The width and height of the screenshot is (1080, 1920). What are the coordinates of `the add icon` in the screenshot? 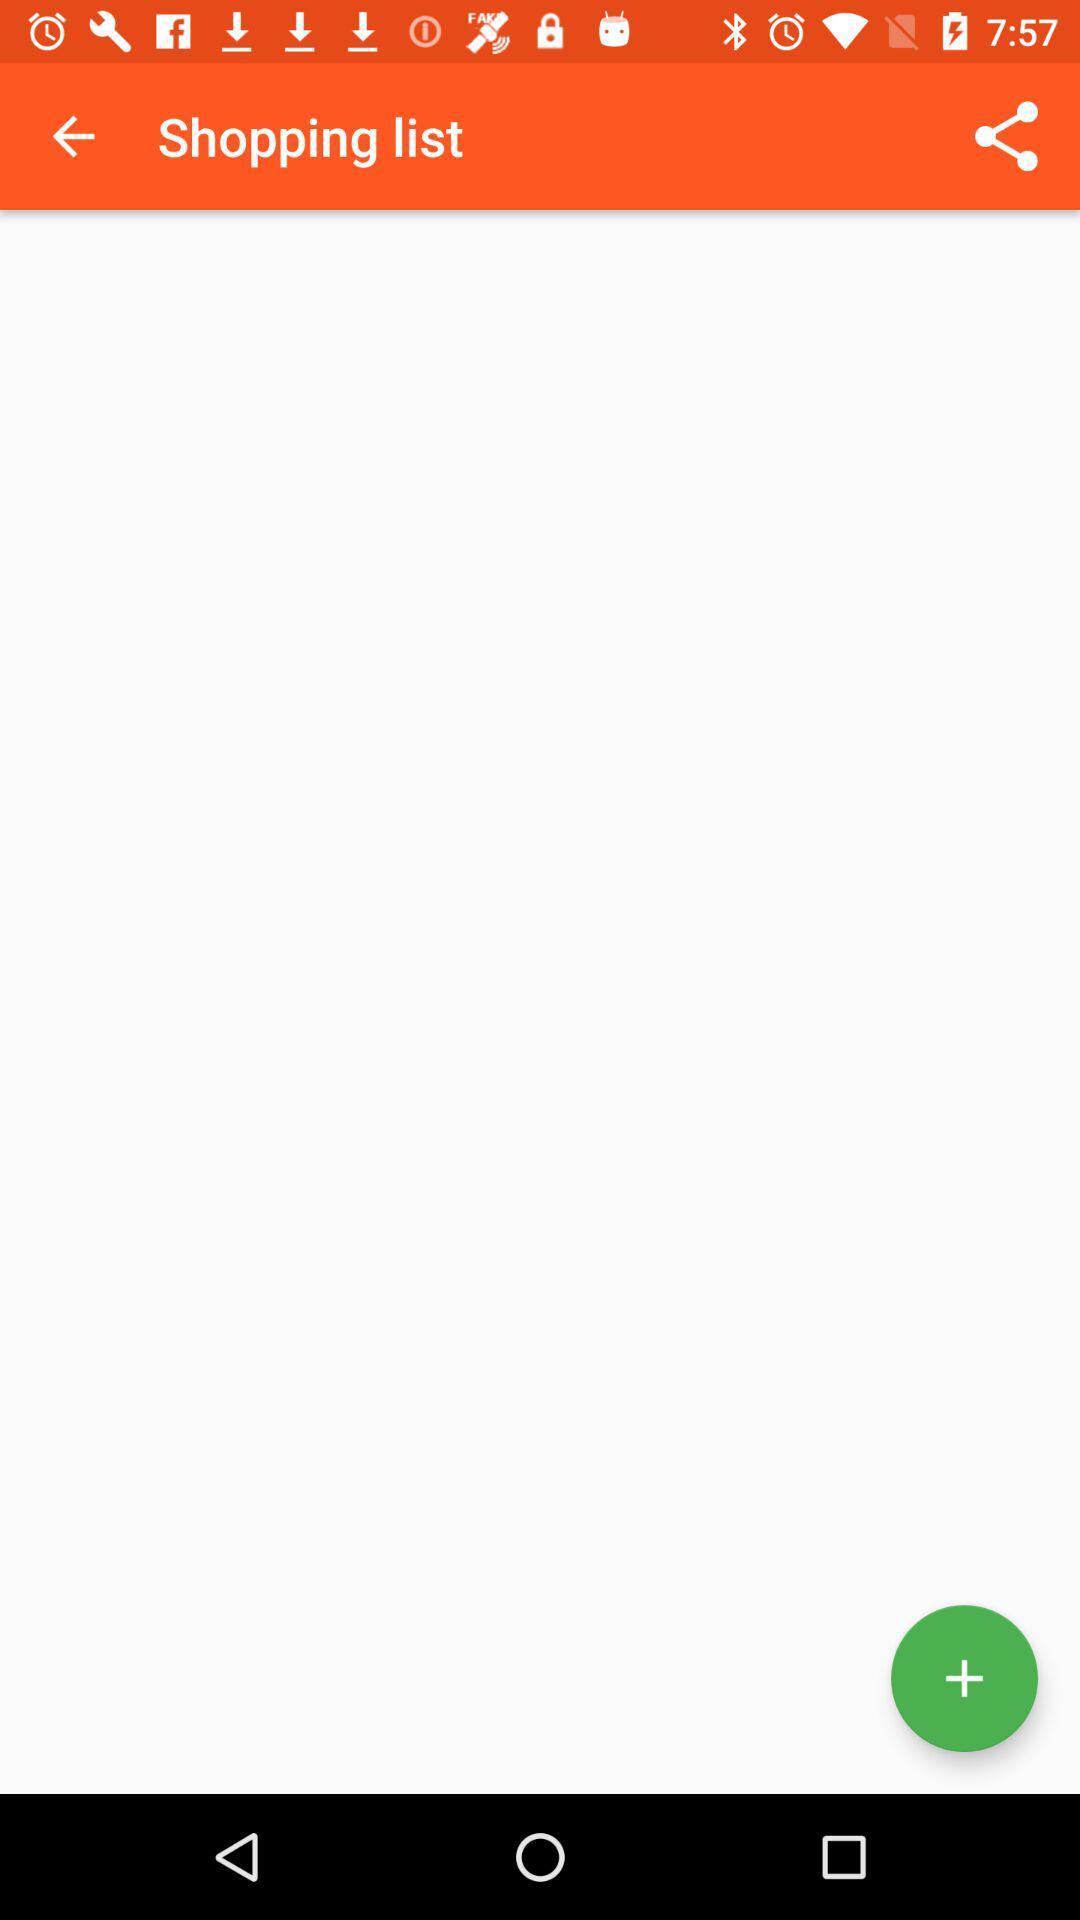 It's located at (963, 1678).